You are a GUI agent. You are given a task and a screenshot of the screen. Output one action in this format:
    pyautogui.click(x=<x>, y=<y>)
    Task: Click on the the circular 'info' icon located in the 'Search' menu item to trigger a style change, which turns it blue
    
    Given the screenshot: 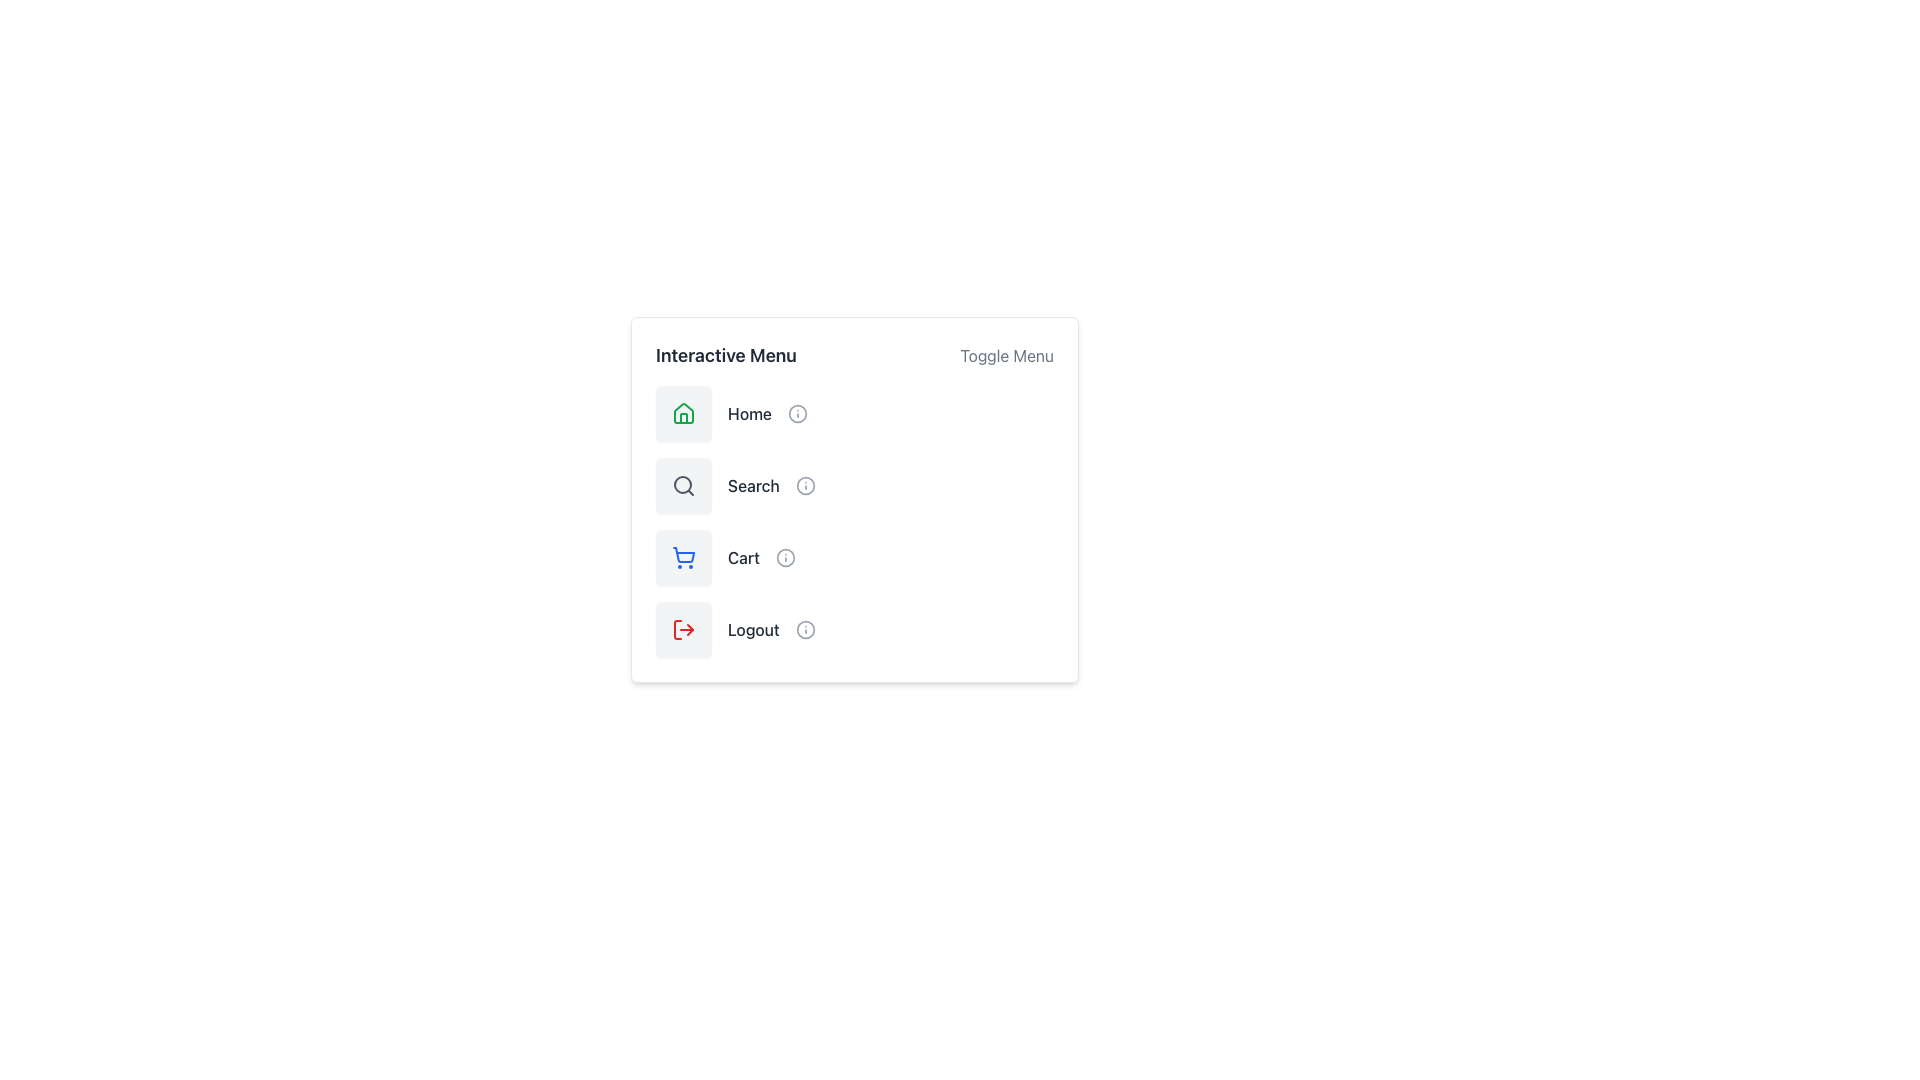 What is the action you would take?
    pyautogui.click(x=805, y=486)
    